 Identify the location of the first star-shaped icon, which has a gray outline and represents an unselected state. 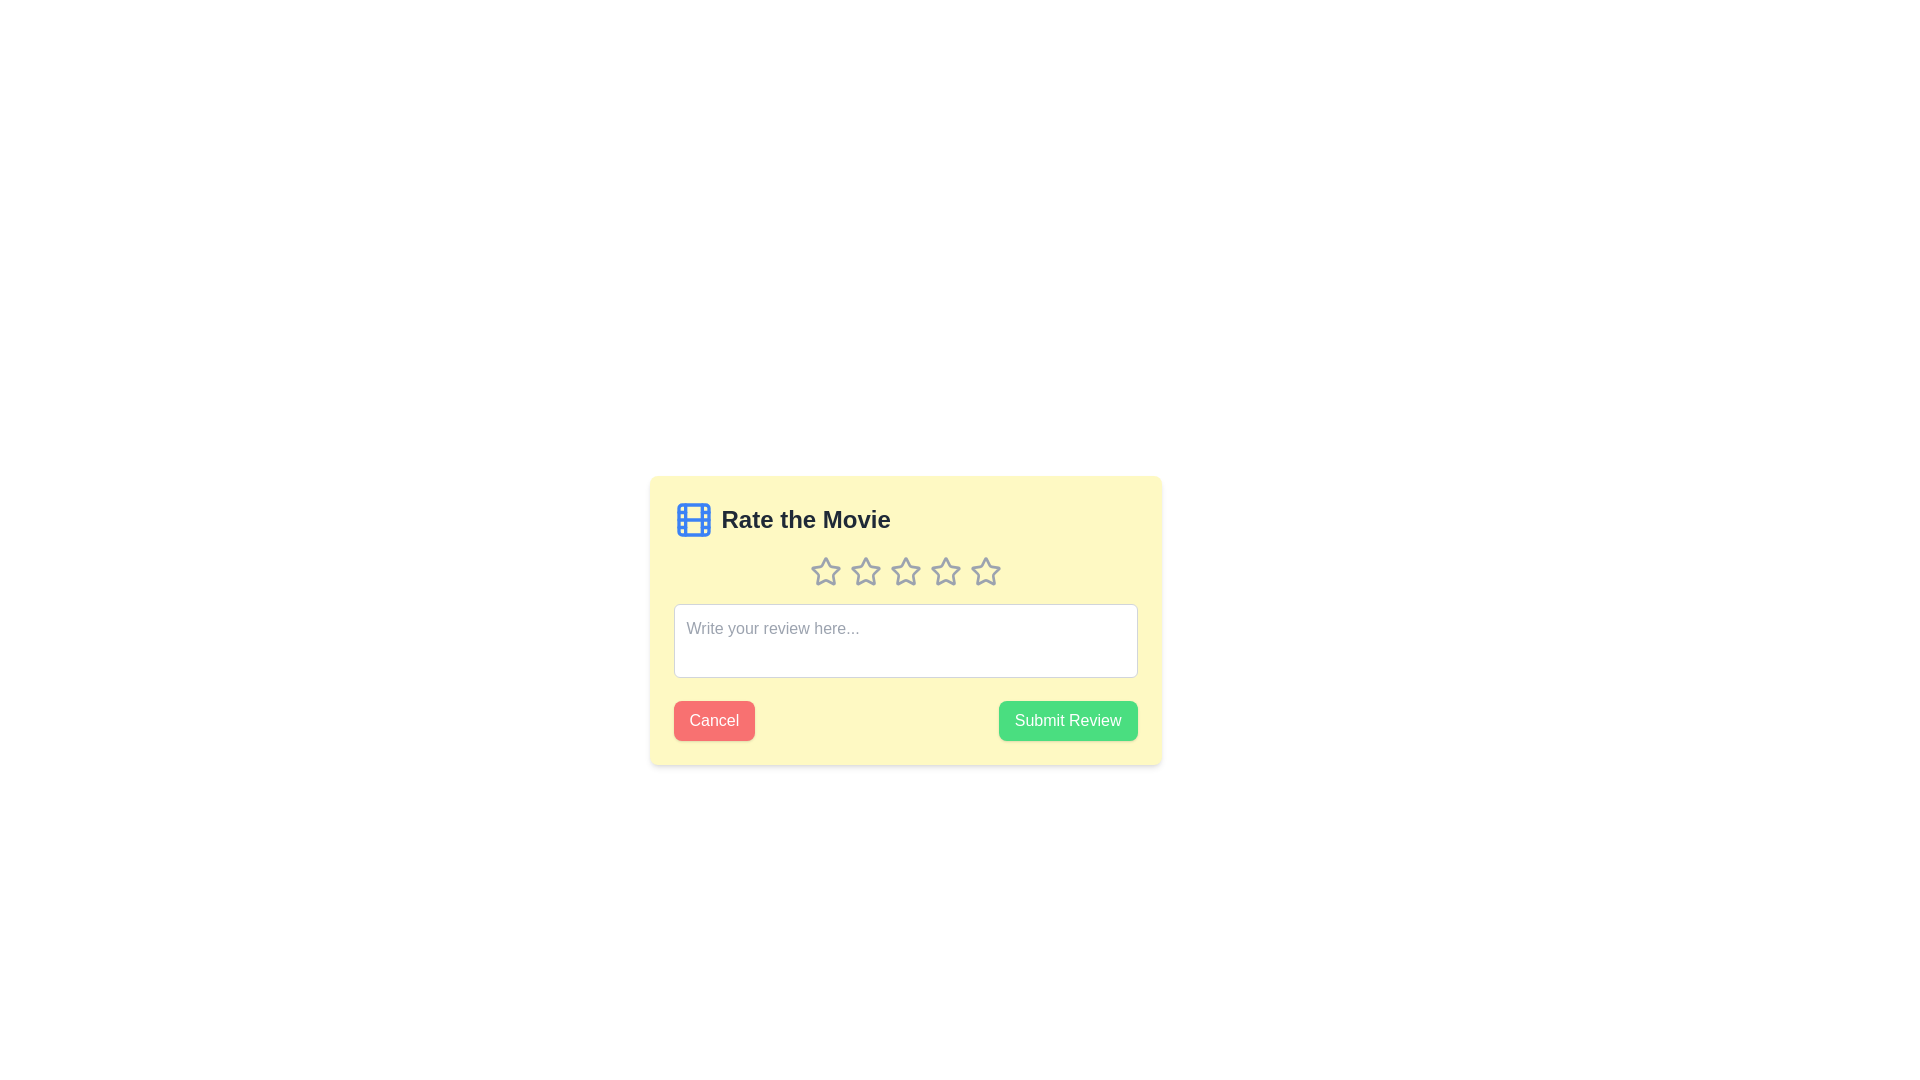
(825, 571).